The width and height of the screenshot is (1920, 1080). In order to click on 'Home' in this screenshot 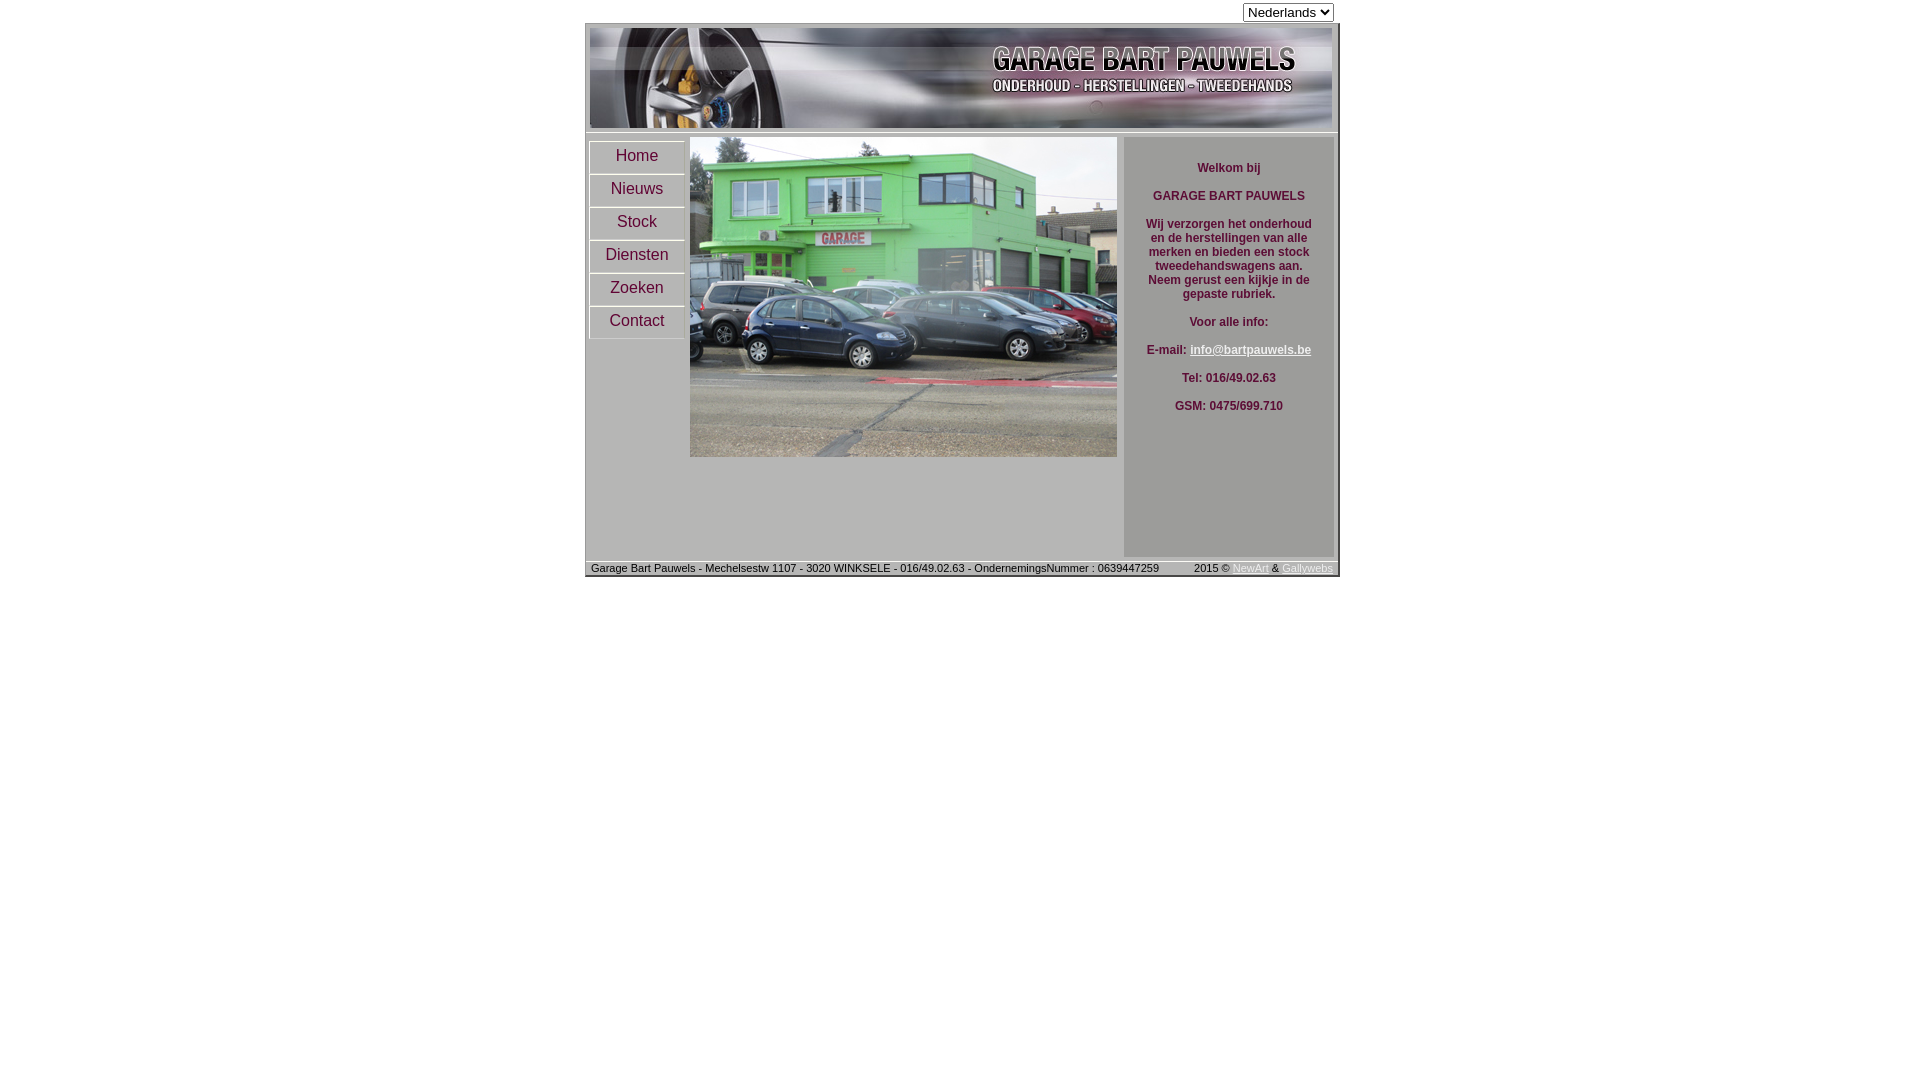, I will do `click(636, 156)`.